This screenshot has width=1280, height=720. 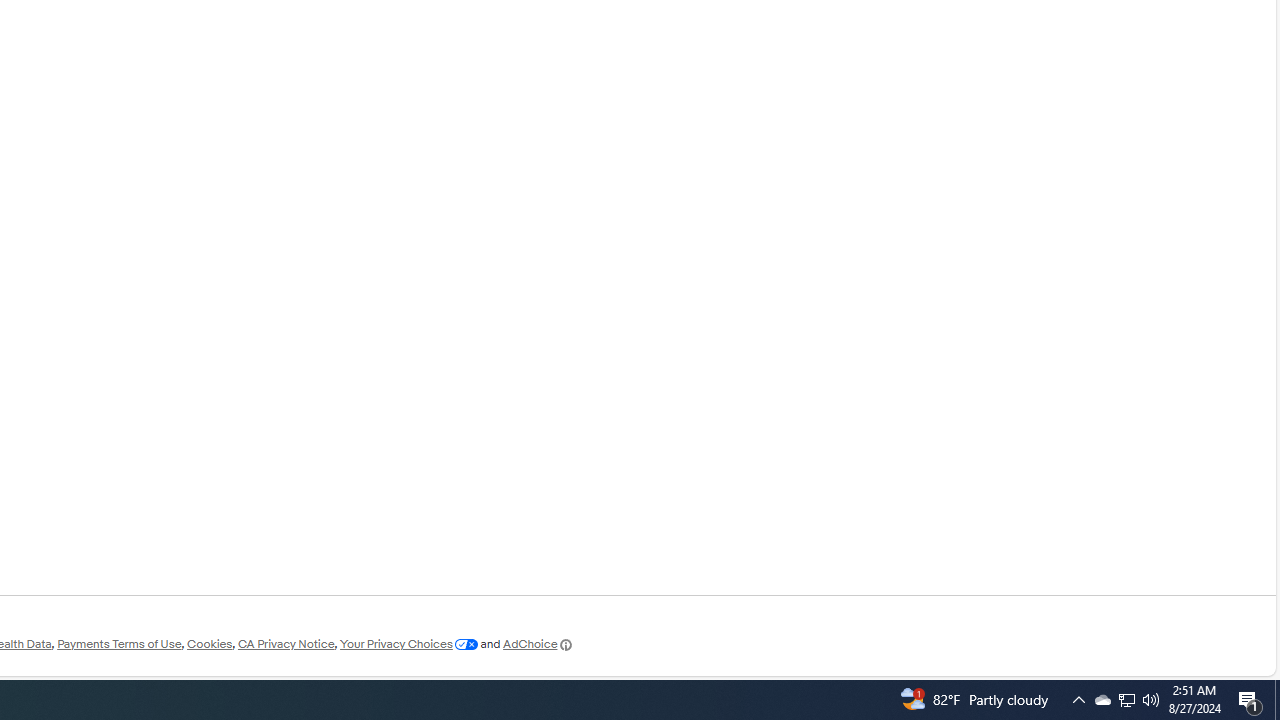 I want to click on 'Payments Terms of Use', so click(x=118, y=644).